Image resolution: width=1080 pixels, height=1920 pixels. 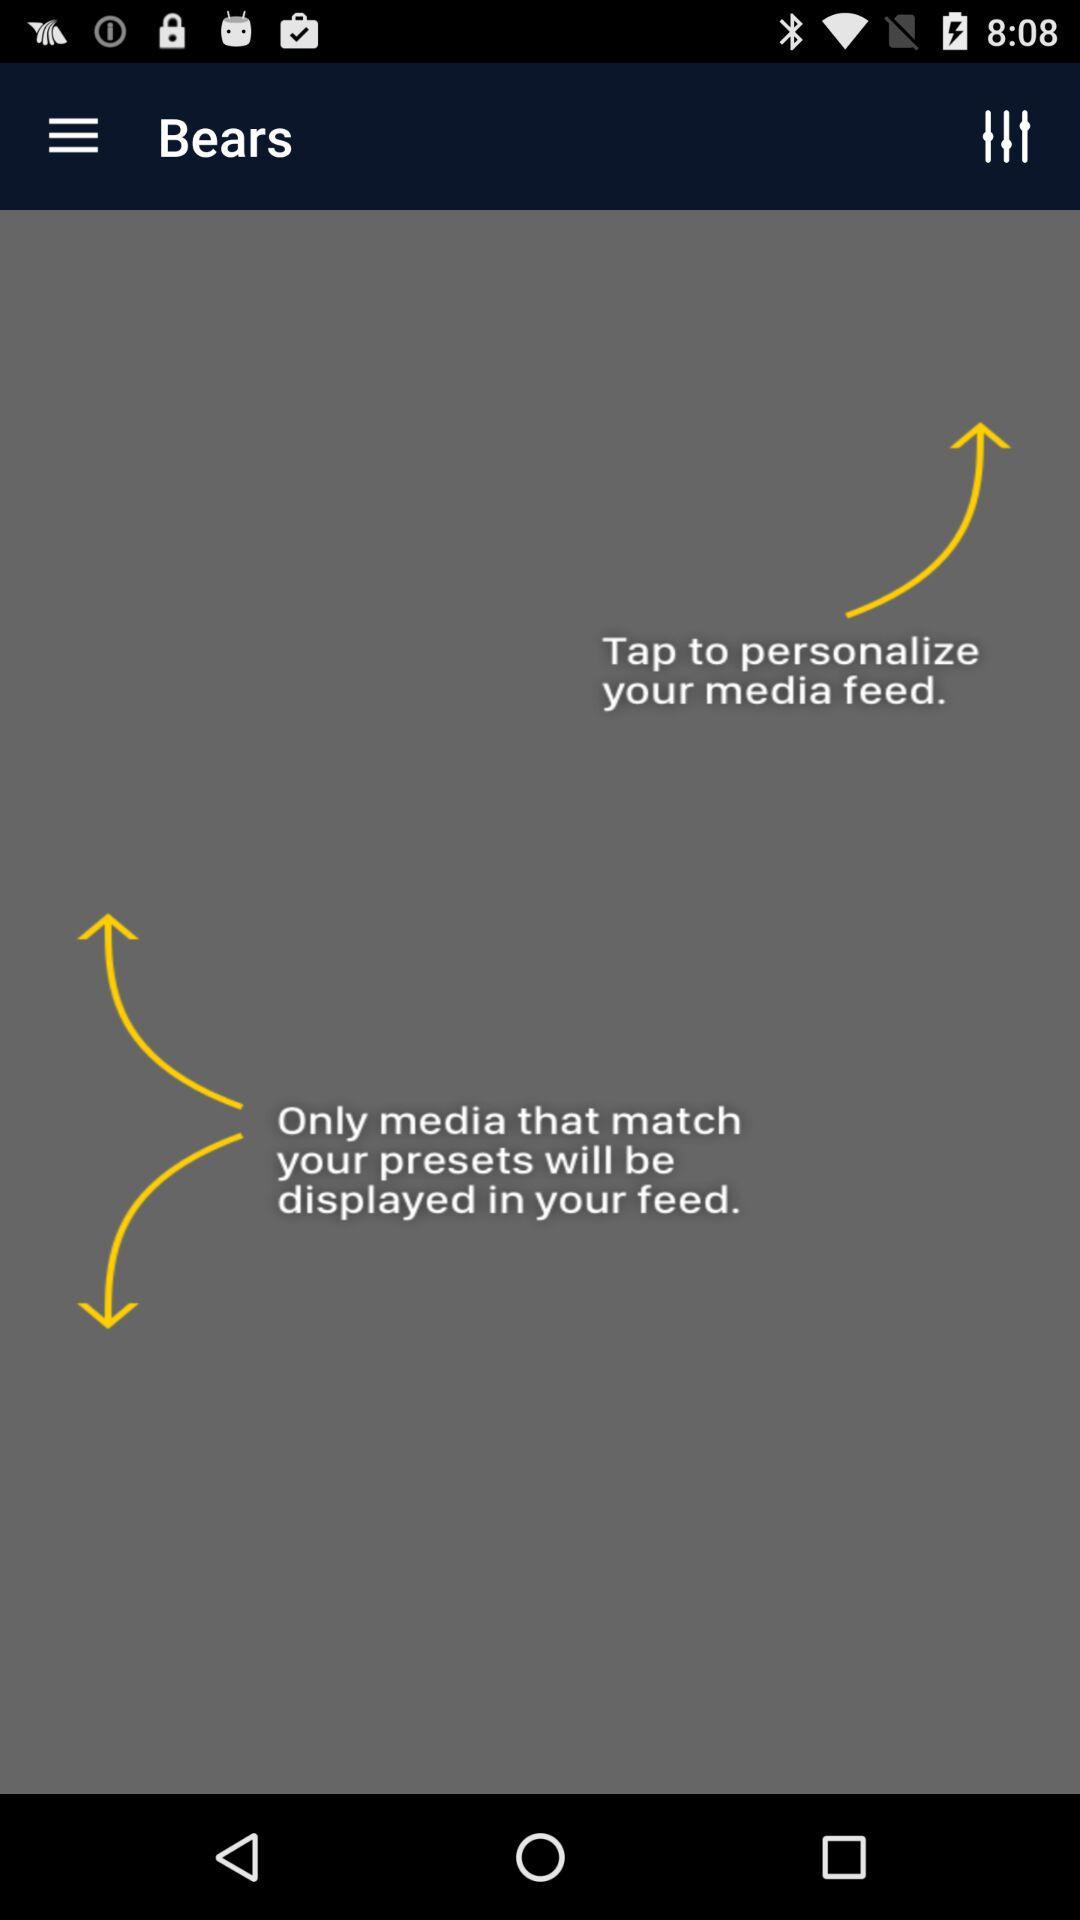 I want to click on change feed on bears, so click(x=540, y=1002).